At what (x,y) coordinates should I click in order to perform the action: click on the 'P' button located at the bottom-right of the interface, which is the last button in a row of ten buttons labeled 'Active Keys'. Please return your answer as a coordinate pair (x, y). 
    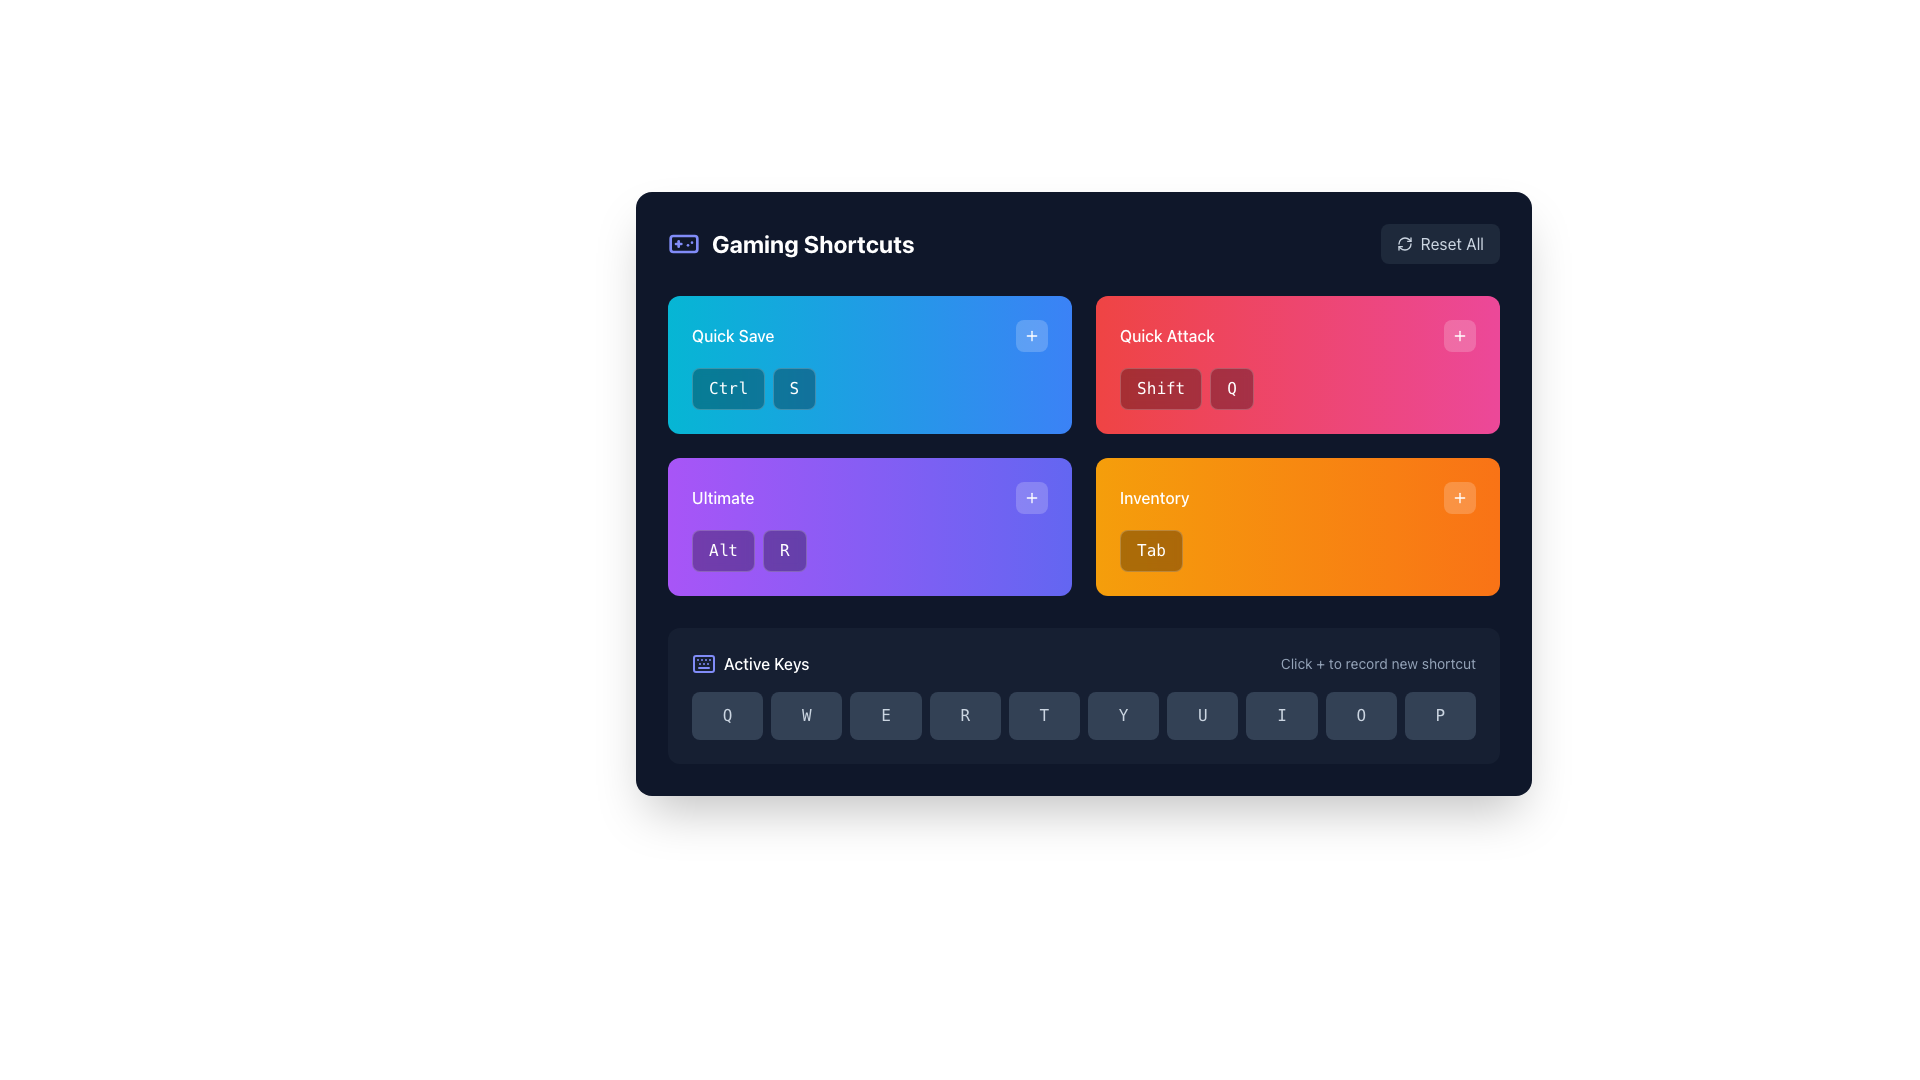
    Looking at the image, I should click on (1440, 715).